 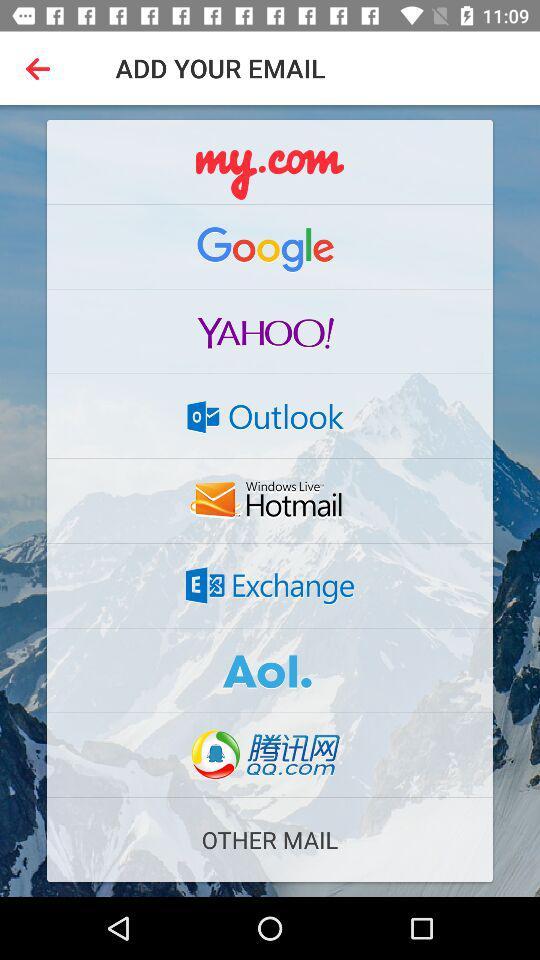 What do you see at coordinates (270, 585) in the screenshot?
I see `opens exchange` at bounding box center [270, 585].